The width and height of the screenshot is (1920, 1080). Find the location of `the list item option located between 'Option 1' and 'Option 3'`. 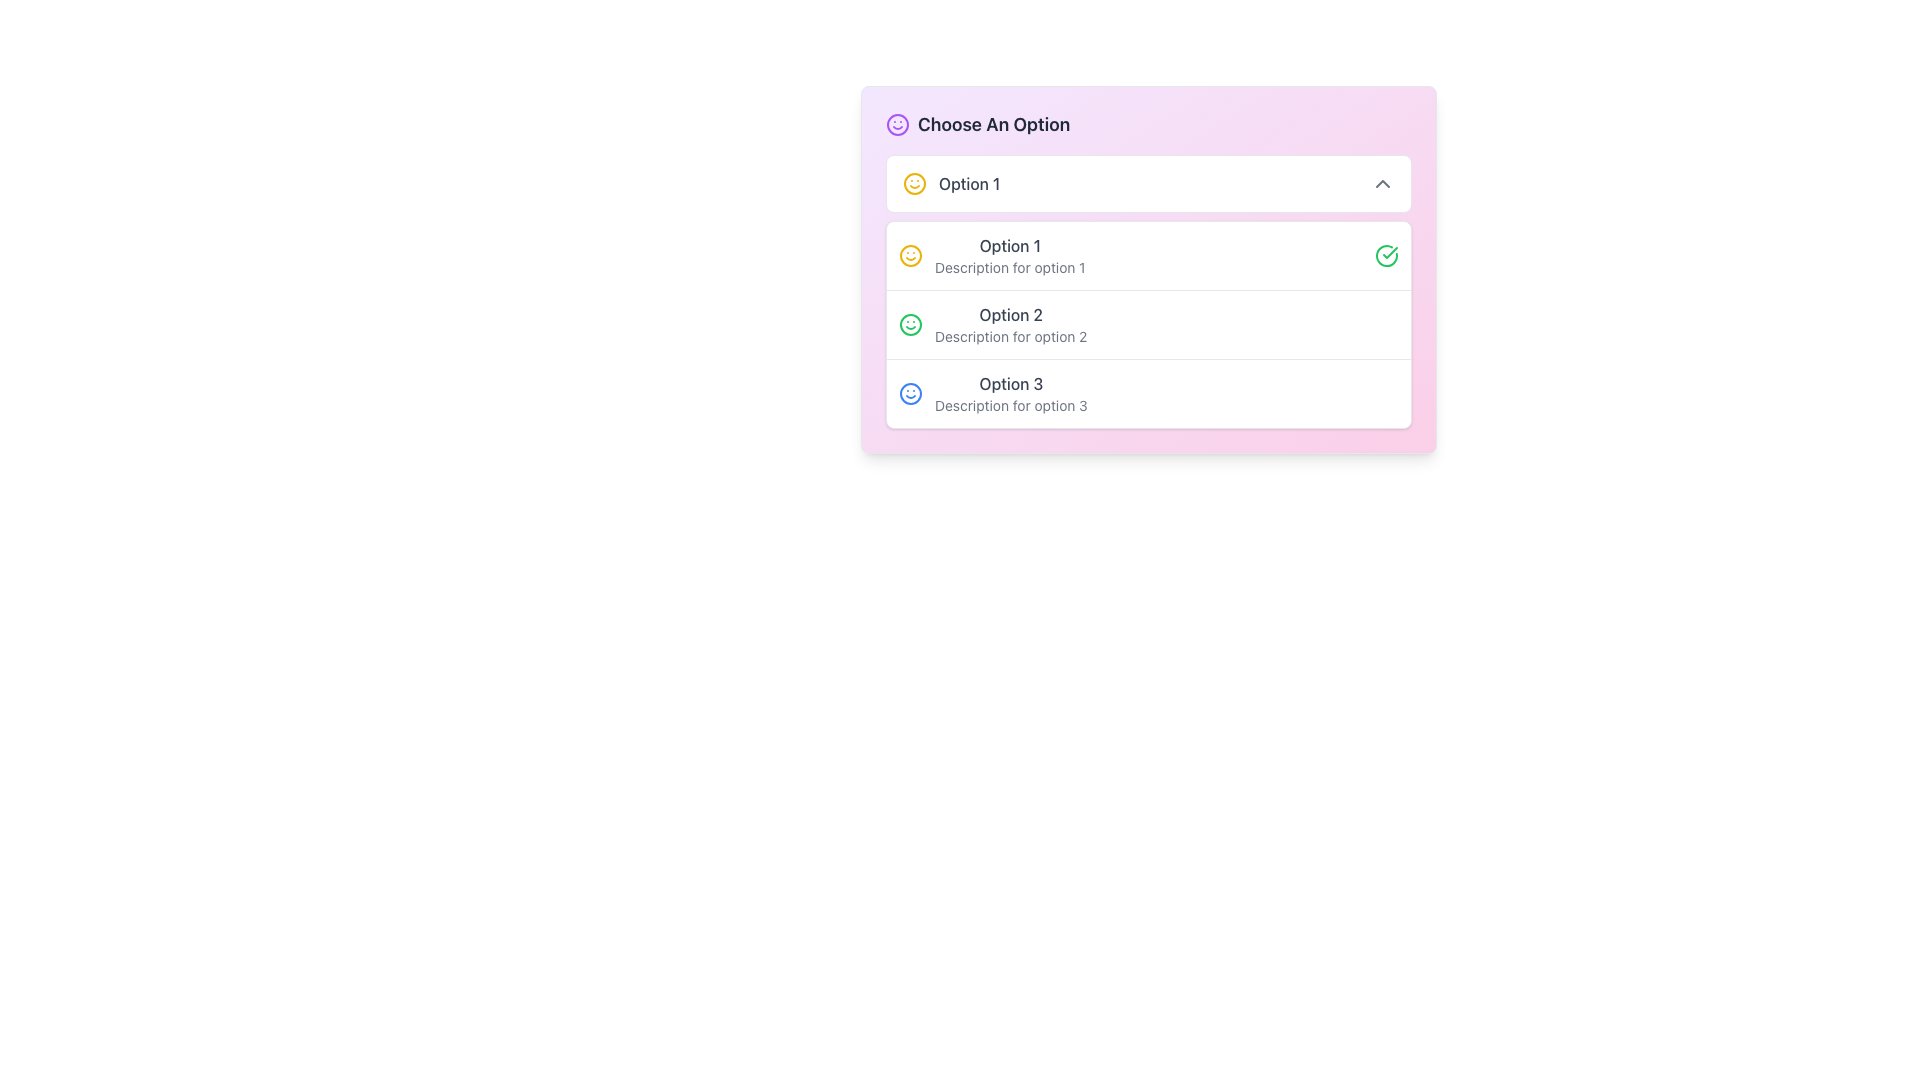

the list item option located between 'Option 1' and 'Option 3' is located at coordinates (993, 323).